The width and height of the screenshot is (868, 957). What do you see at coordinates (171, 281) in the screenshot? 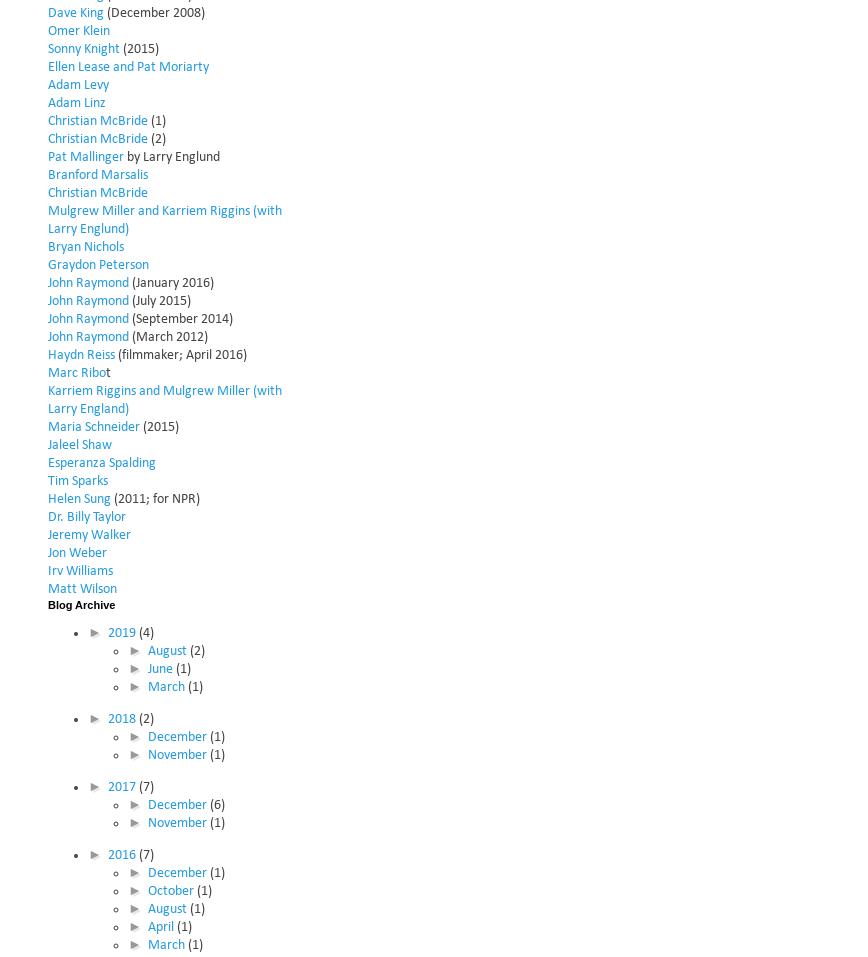
I see `'(January 2016)'` at bounding box center [171, 281].